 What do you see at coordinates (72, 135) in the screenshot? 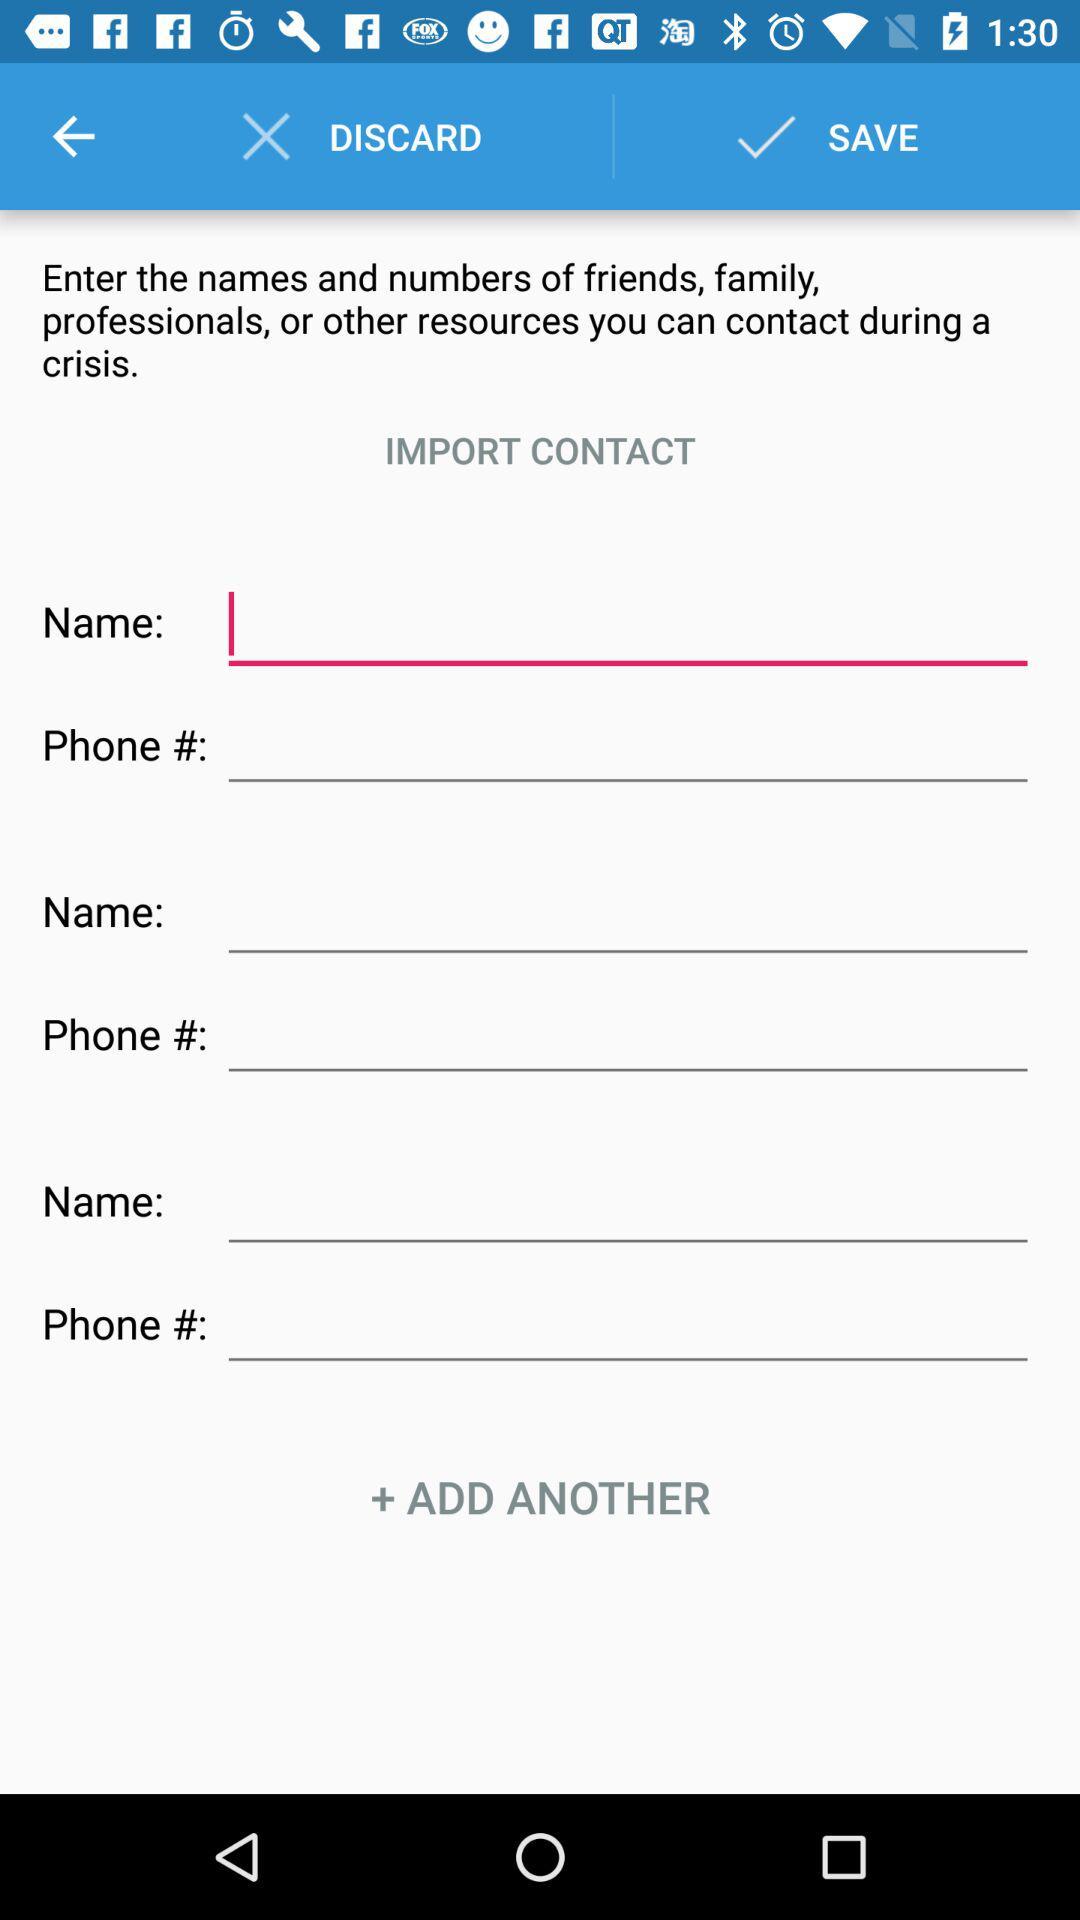
I see `the app above the enter the names item` at bounding box center [72, 135].